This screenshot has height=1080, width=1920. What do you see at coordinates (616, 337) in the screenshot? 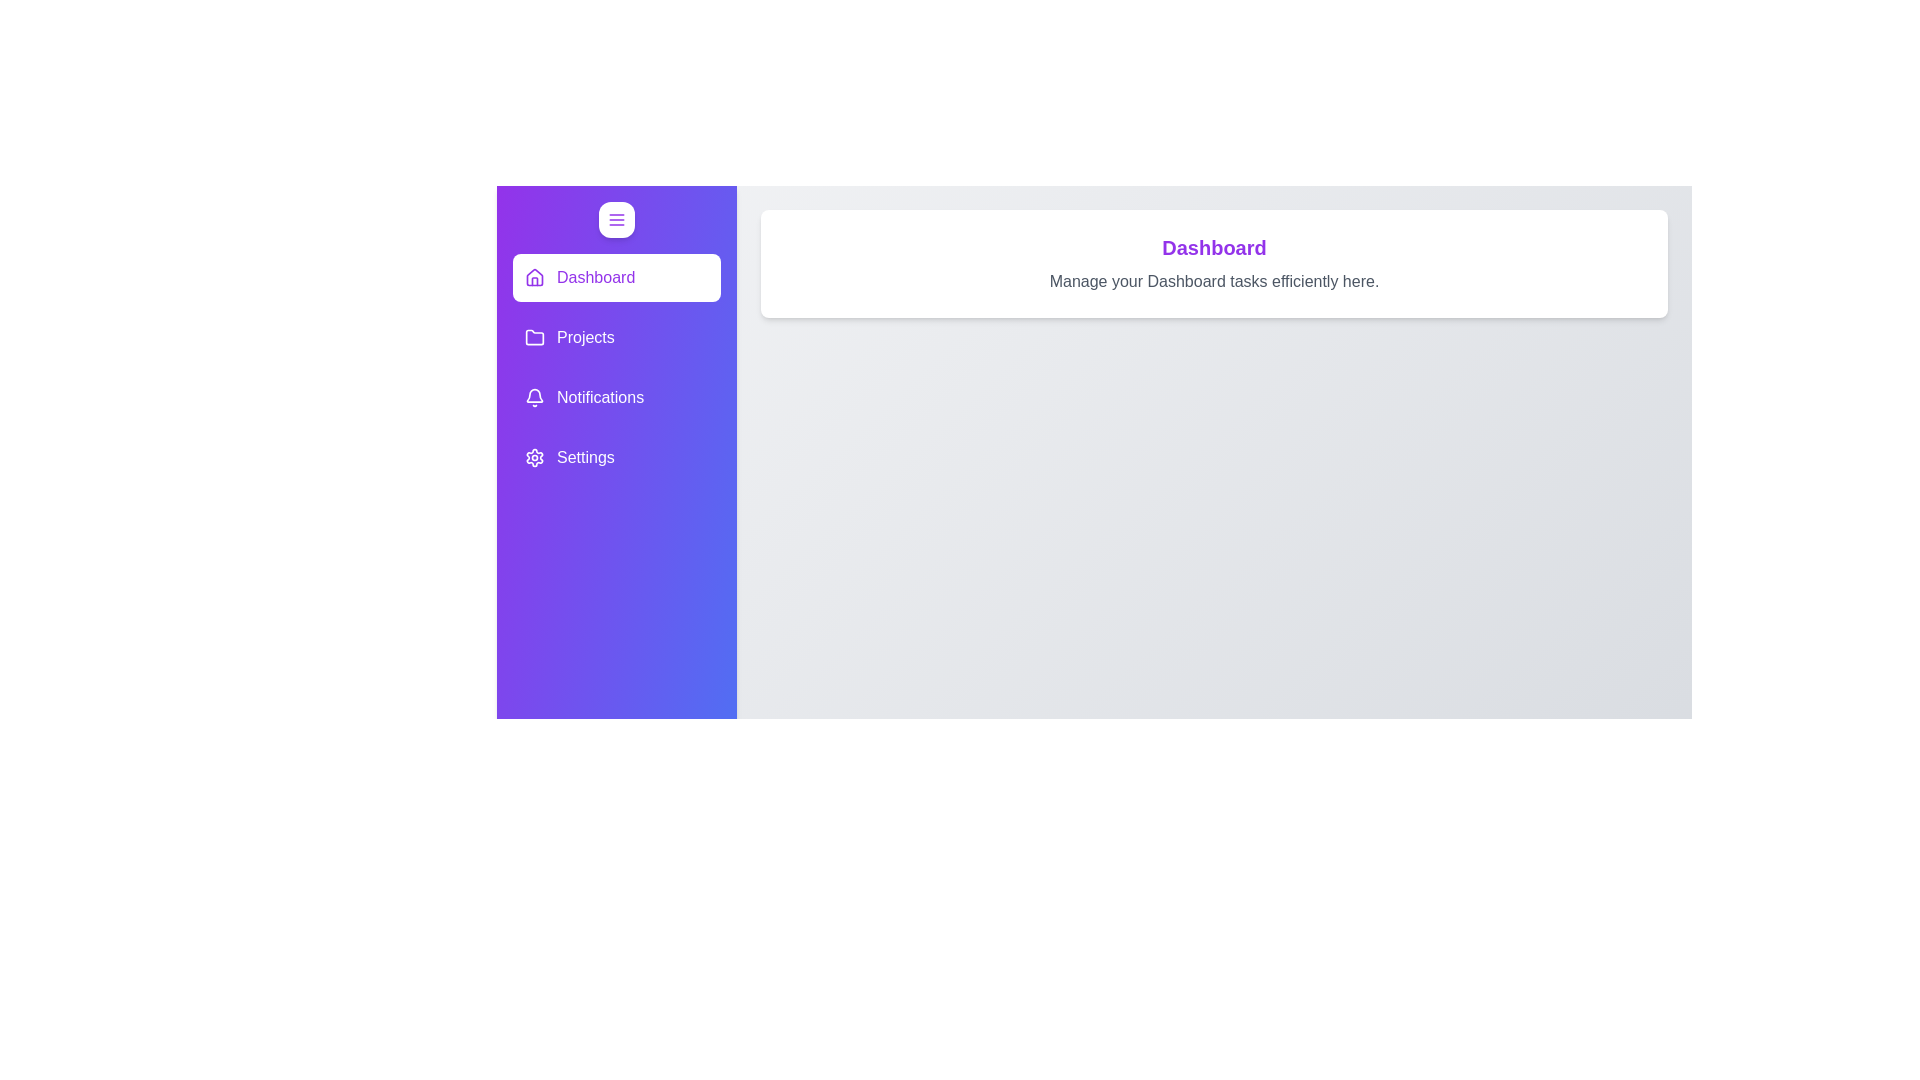
I see `the Projects tab to select it` at bounding box center [616, 337].